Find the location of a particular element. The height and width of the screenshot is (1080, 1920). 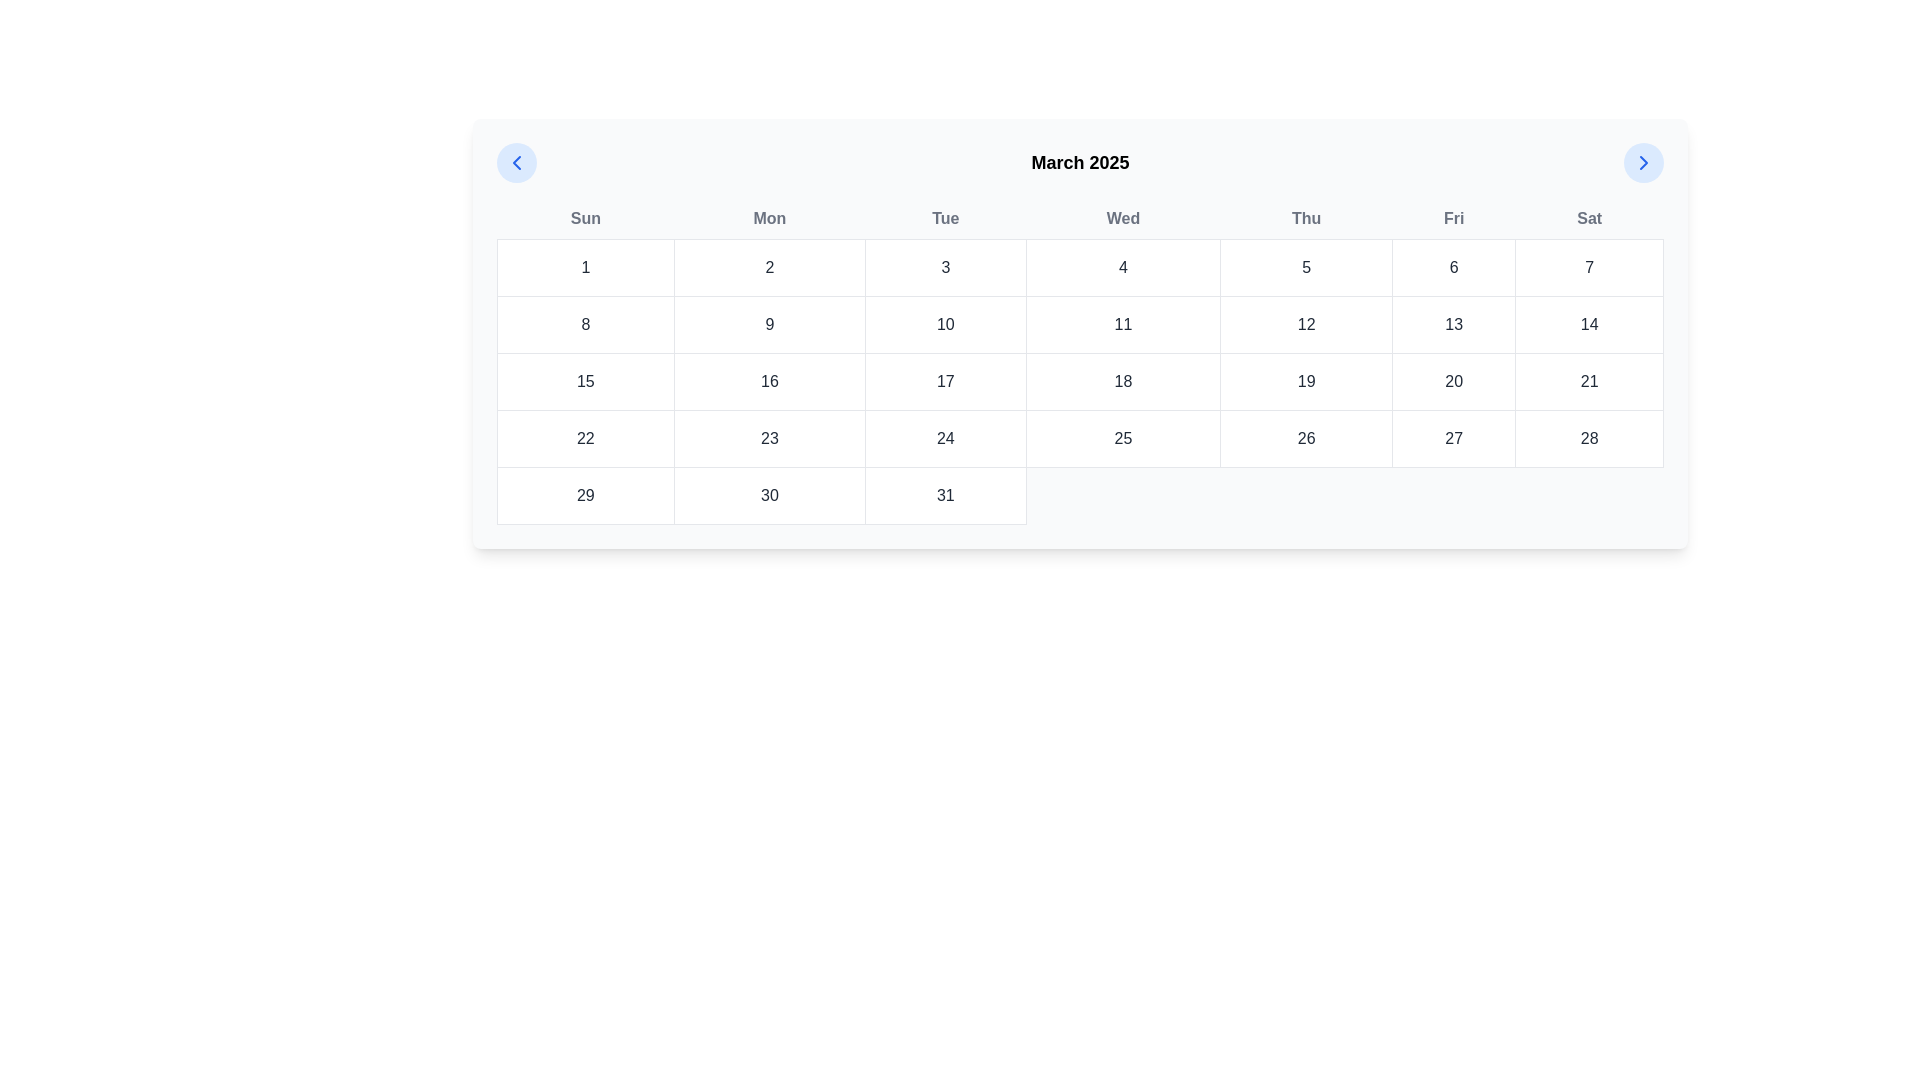

the selectable calendar date item displaying the number '5' is located at coordinates (1306, 266).